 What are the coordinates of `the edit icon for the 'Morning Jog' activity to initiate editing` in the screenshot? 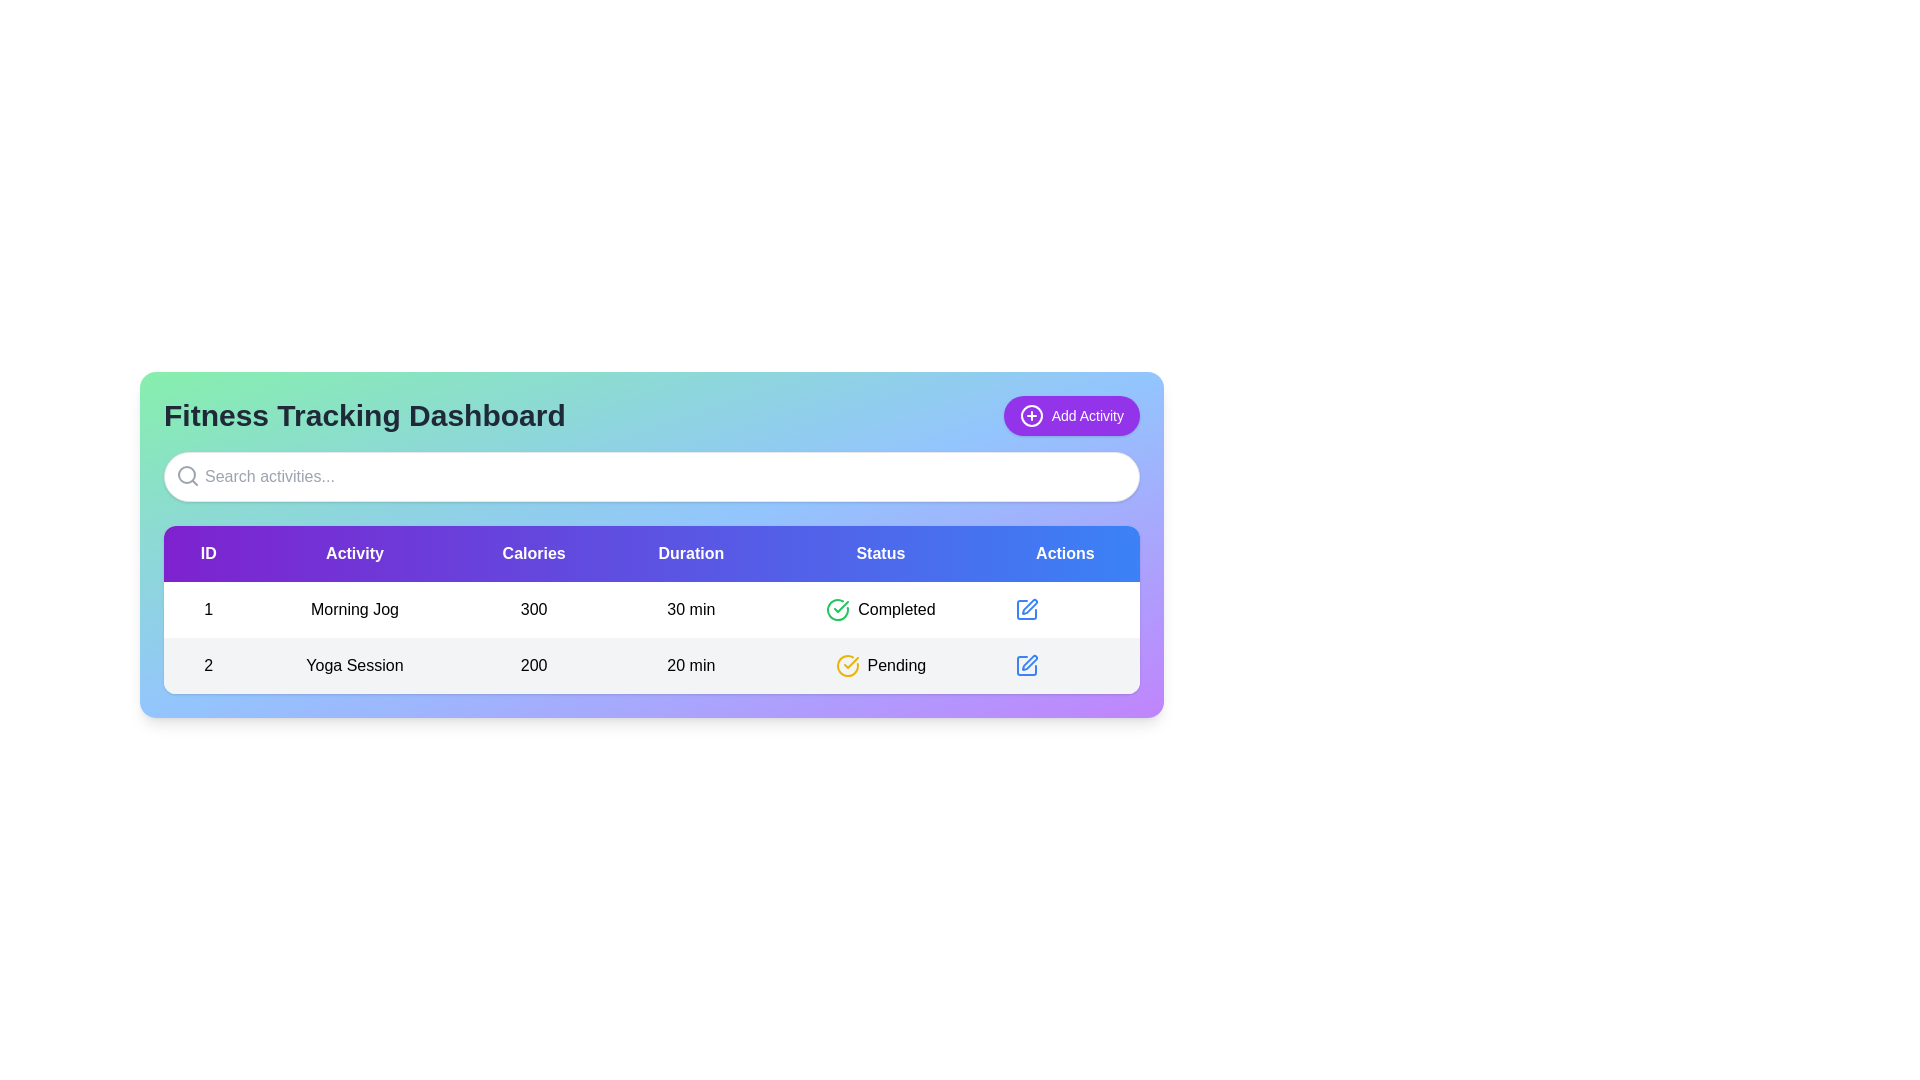 It's located at (1029, 605).